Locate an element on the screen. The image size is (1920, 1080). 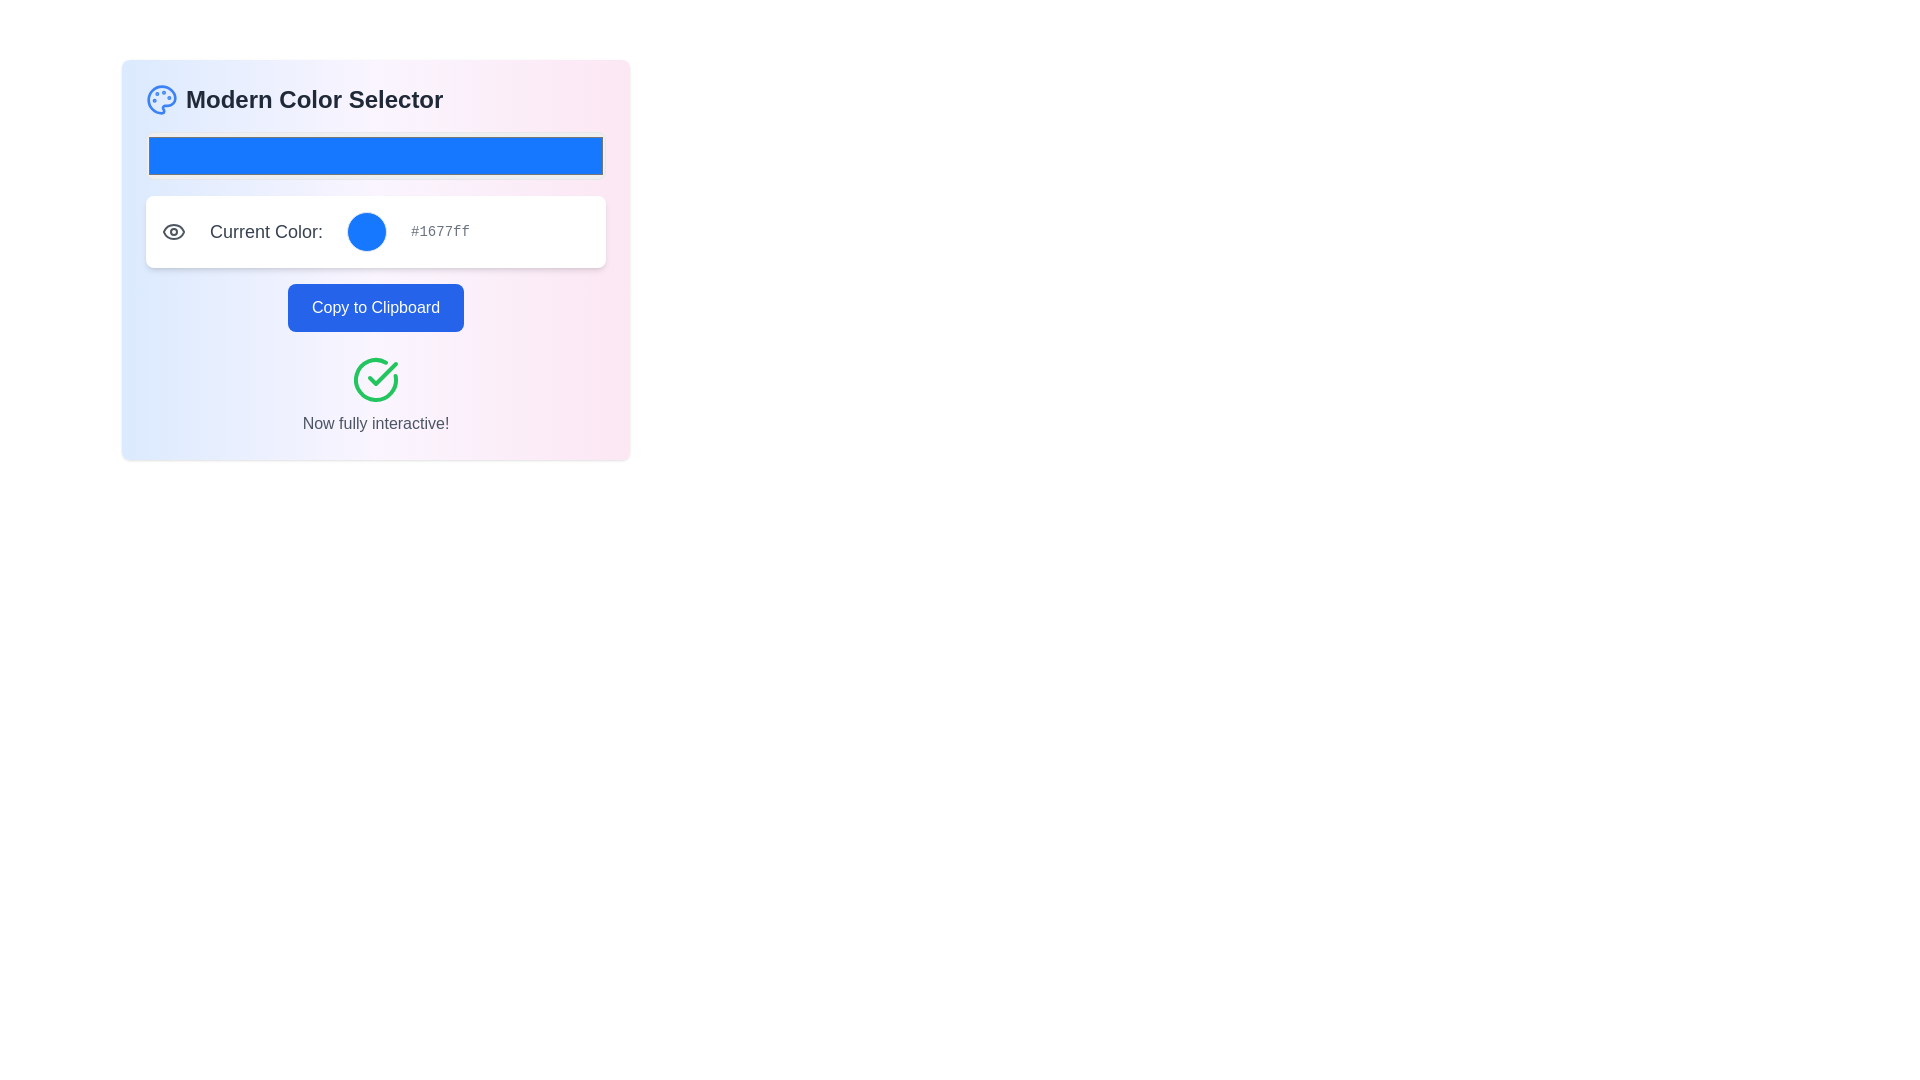
the centrally positioned button that allows users to copy the color code, changing its background color as a visual feedback upon mouse over is located at coordinates (375, 308).